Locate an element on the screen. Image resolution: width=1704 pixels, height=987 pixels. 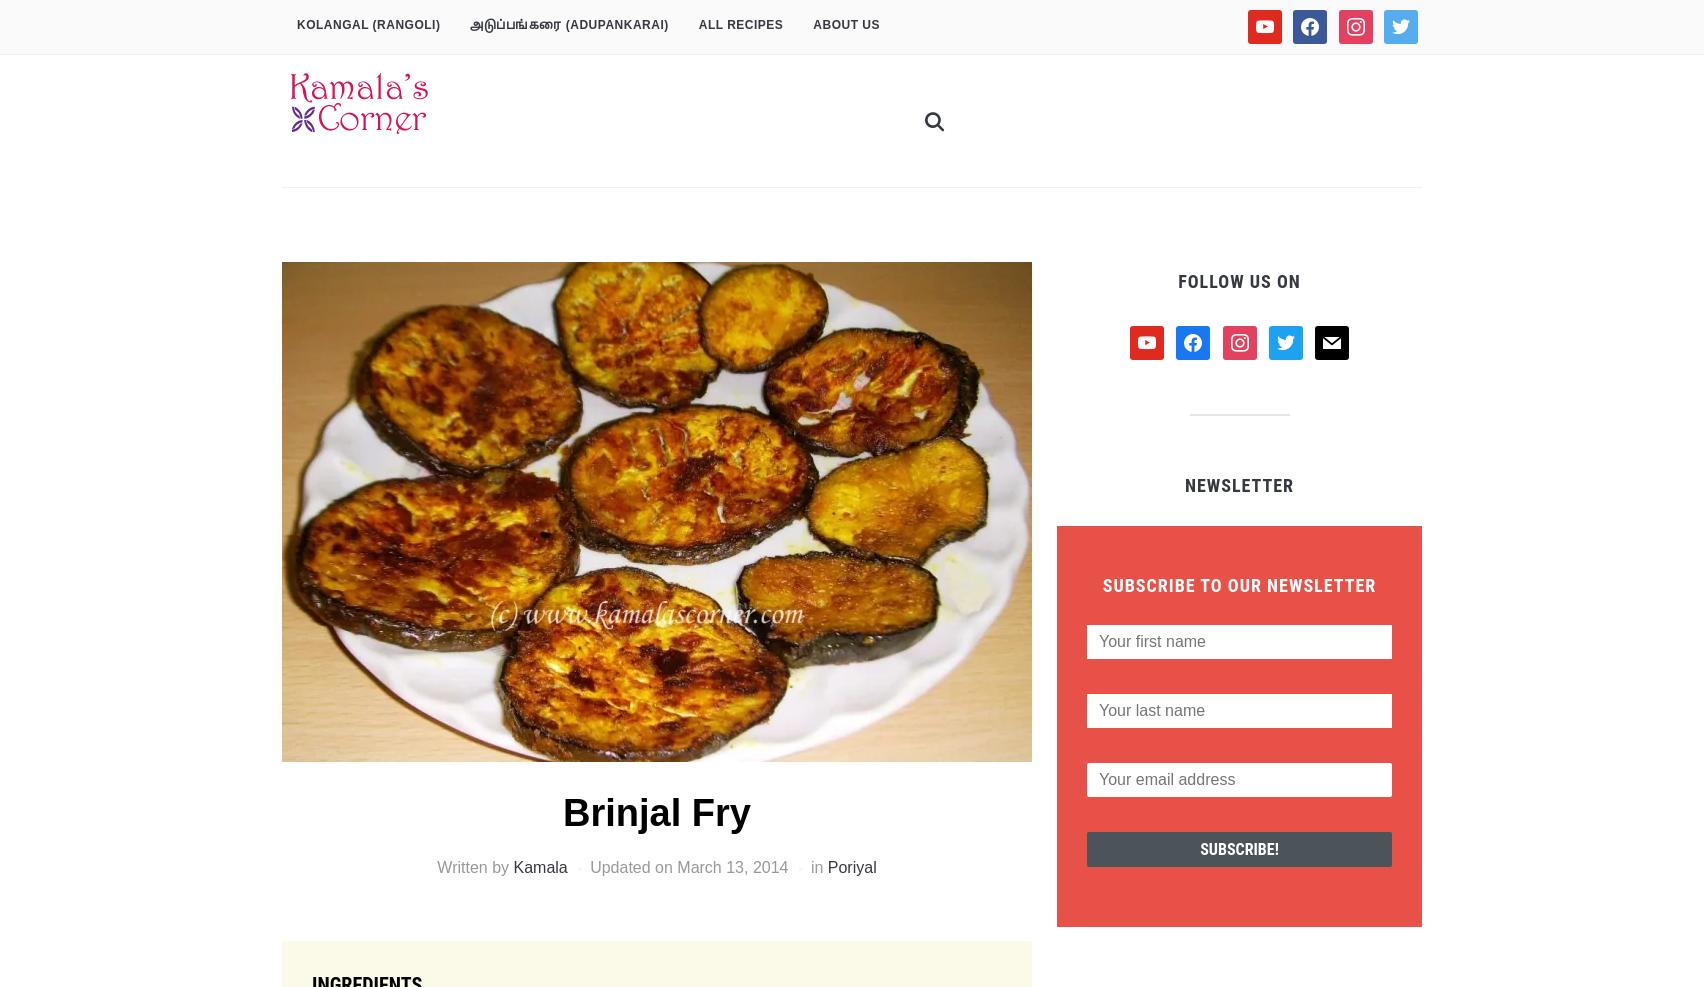
'The brinjal fry was just yummy. Delicious.' is located at coordinates (543, 756).